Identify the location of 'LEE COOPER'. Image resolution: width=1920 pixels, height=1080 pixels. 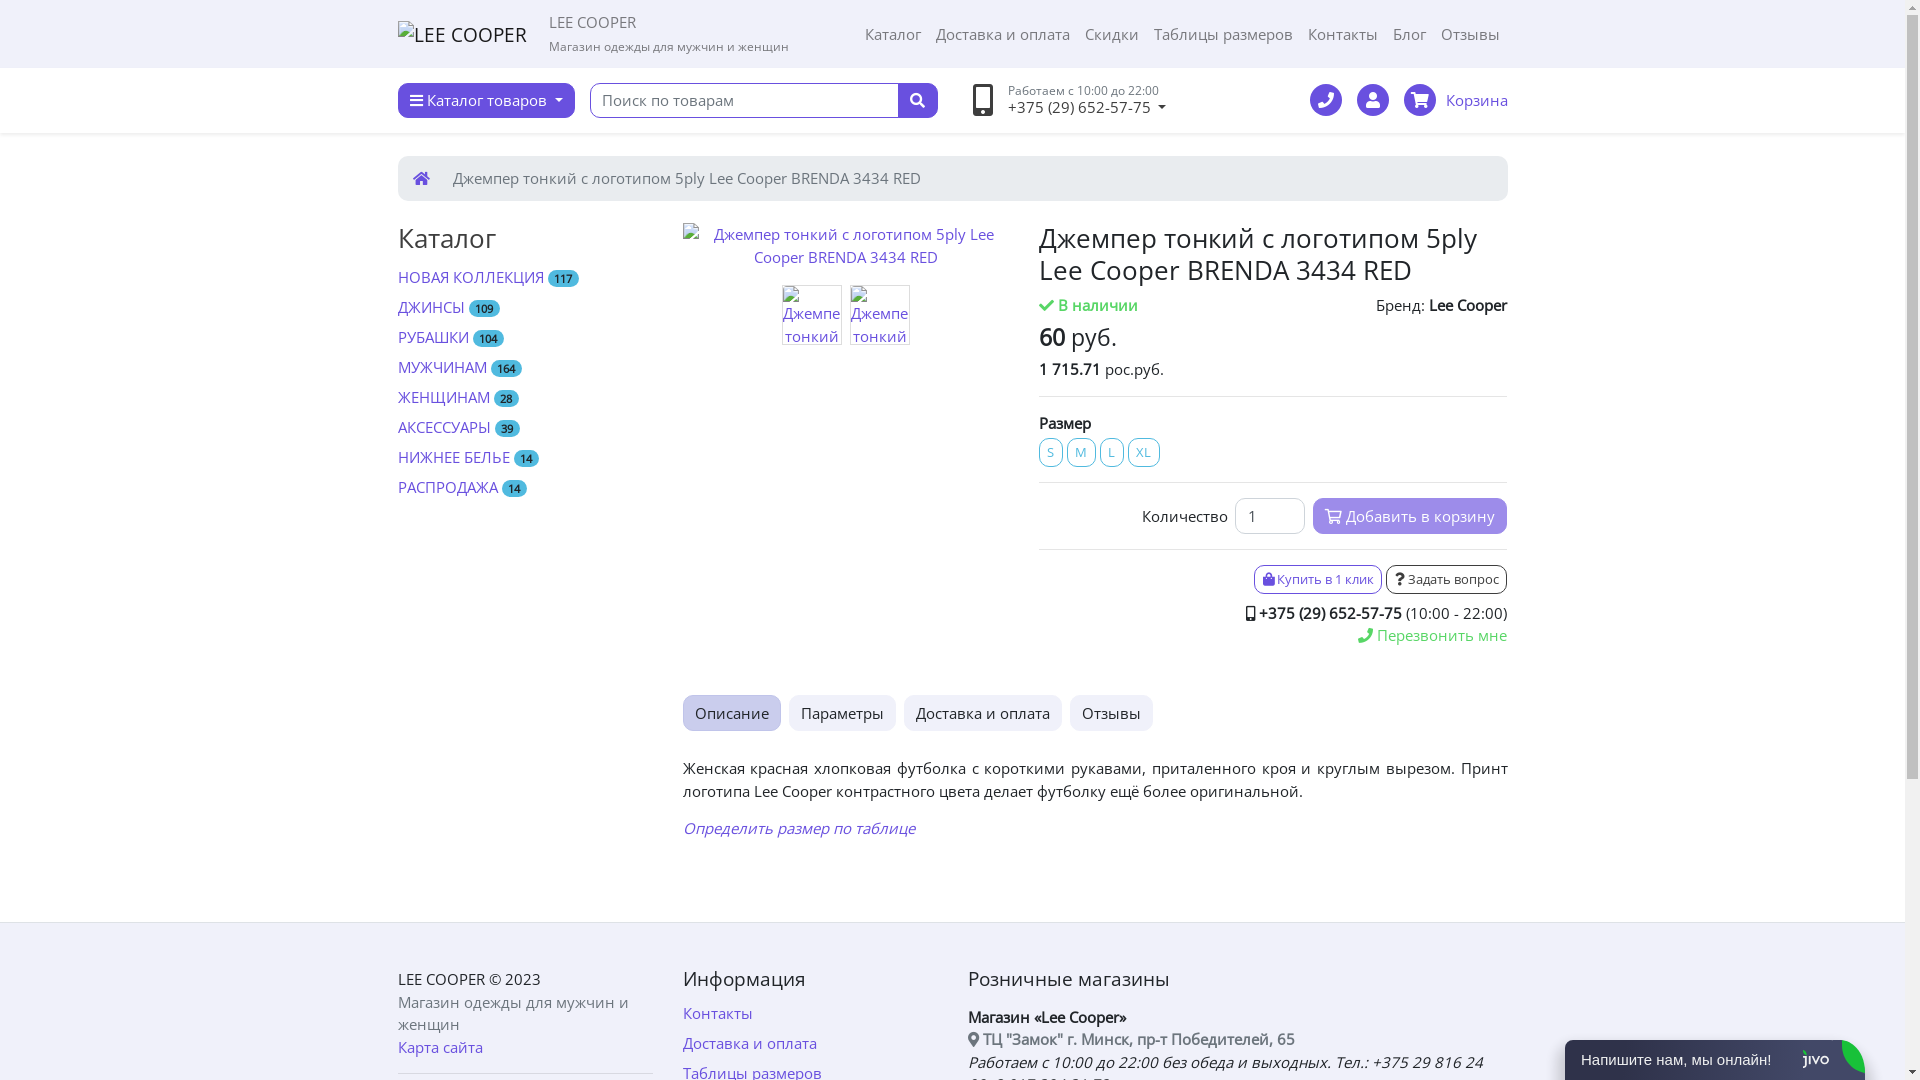
(461, 34).